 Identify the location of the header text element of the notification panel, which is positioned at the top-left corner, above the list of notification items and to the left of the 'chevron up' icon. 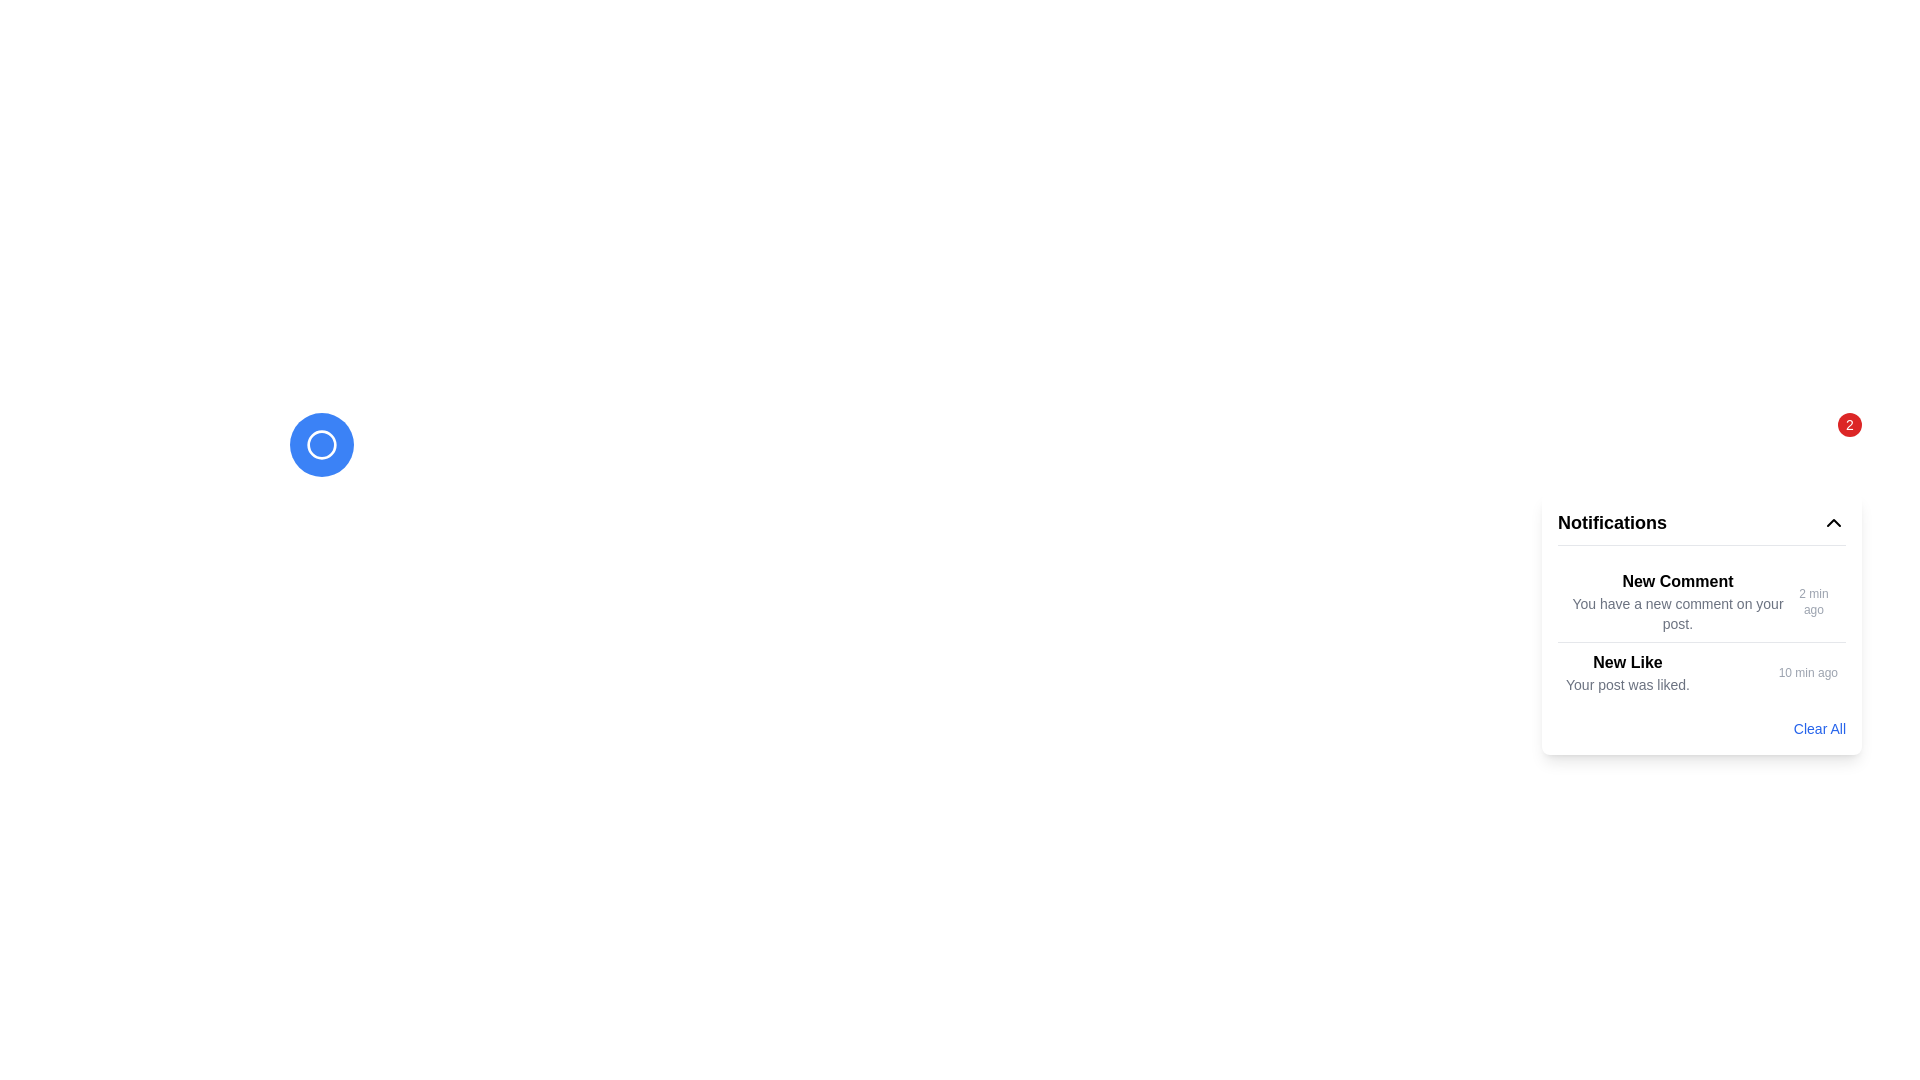
(1612, 522).